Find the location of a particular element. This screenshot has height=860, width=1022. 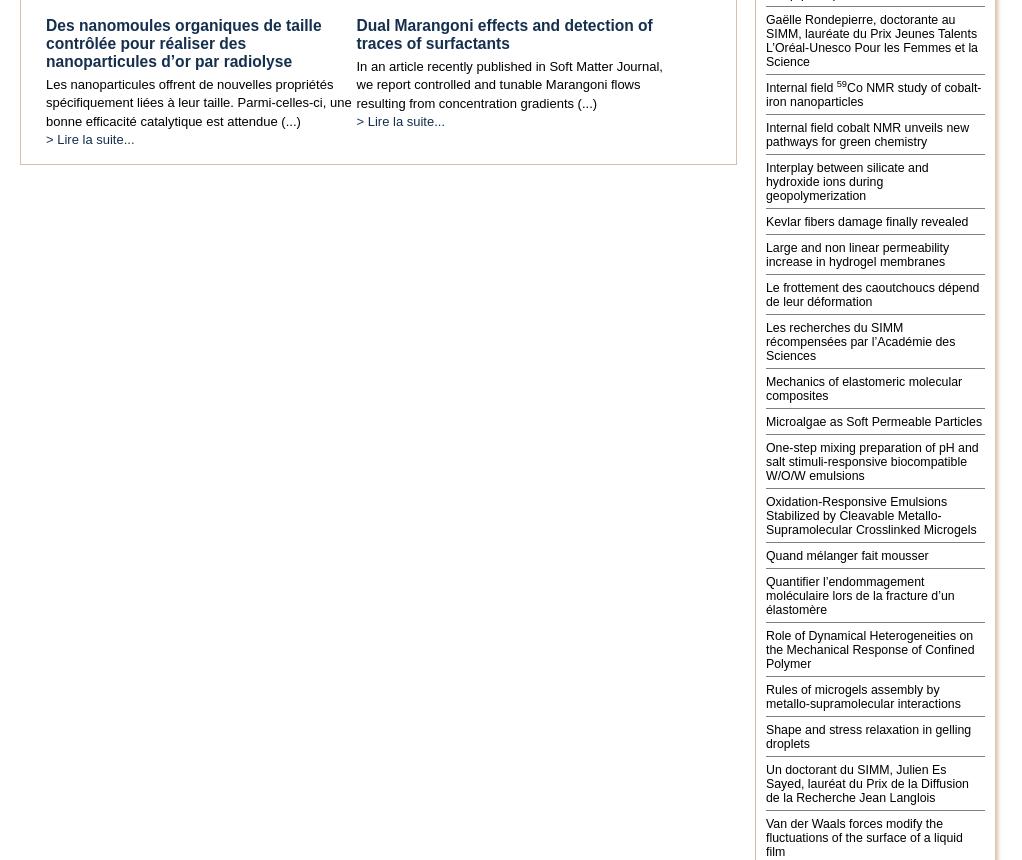

'Internal field cobalt NMR unveils new pathways for green chemistry' is located at coordinates (867, 133).